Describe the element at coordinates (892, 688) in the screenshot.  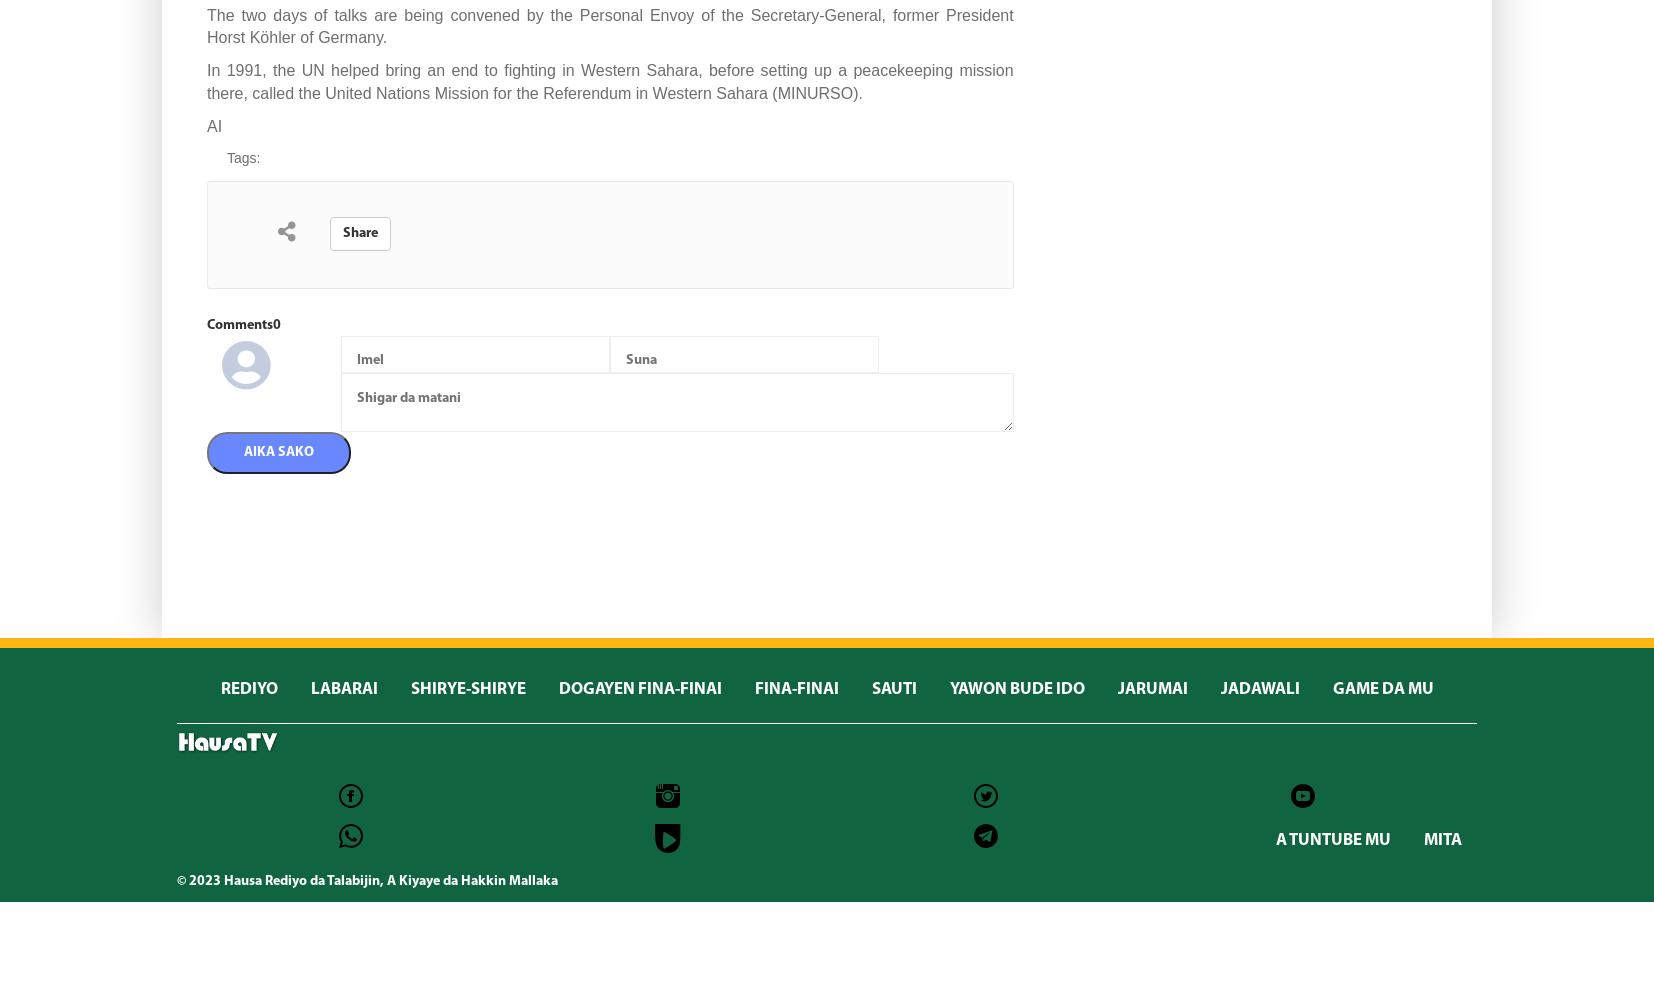
I see `'SAUTI'` at that location.